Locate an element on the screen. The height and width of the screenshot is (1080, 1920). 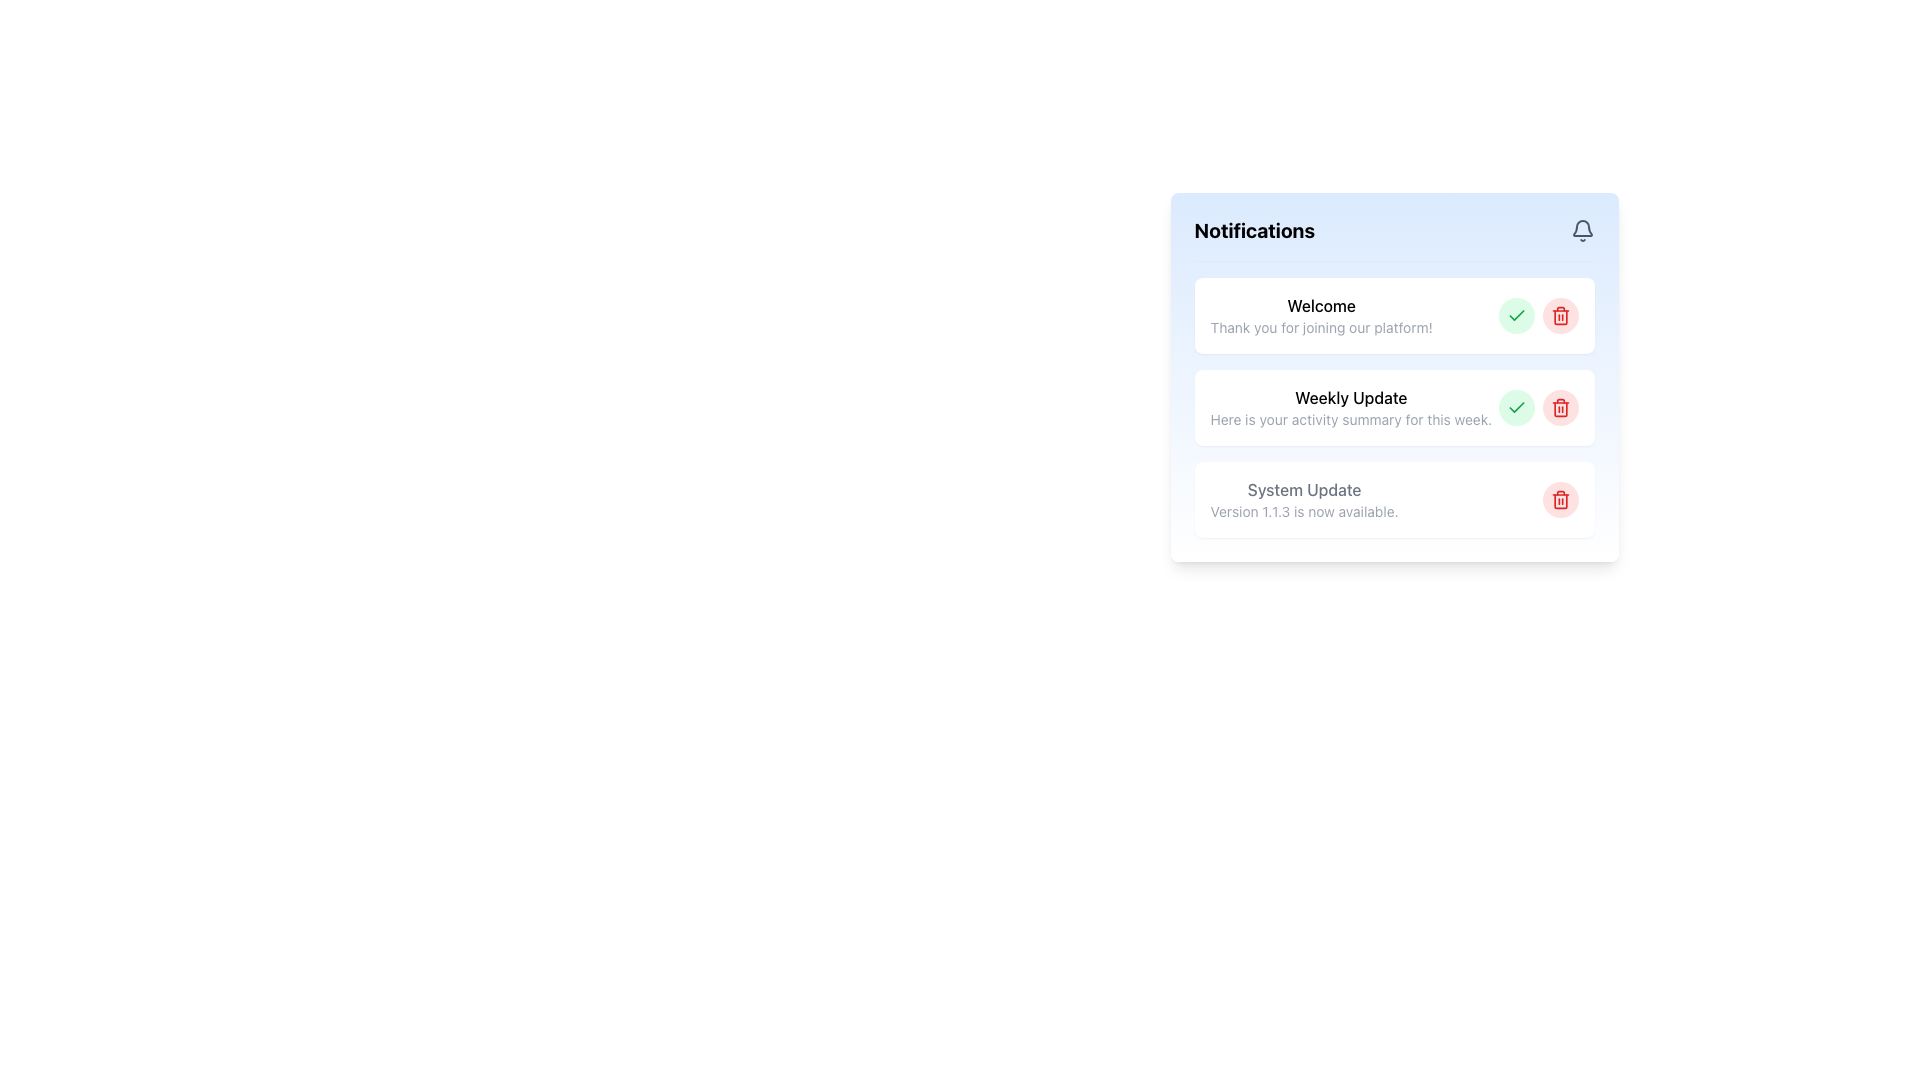
the content of the second notification in the Notifications component, which summarizes weekly activity and offers options to acknowledge or delete it is located at coordinates (1393, 407).